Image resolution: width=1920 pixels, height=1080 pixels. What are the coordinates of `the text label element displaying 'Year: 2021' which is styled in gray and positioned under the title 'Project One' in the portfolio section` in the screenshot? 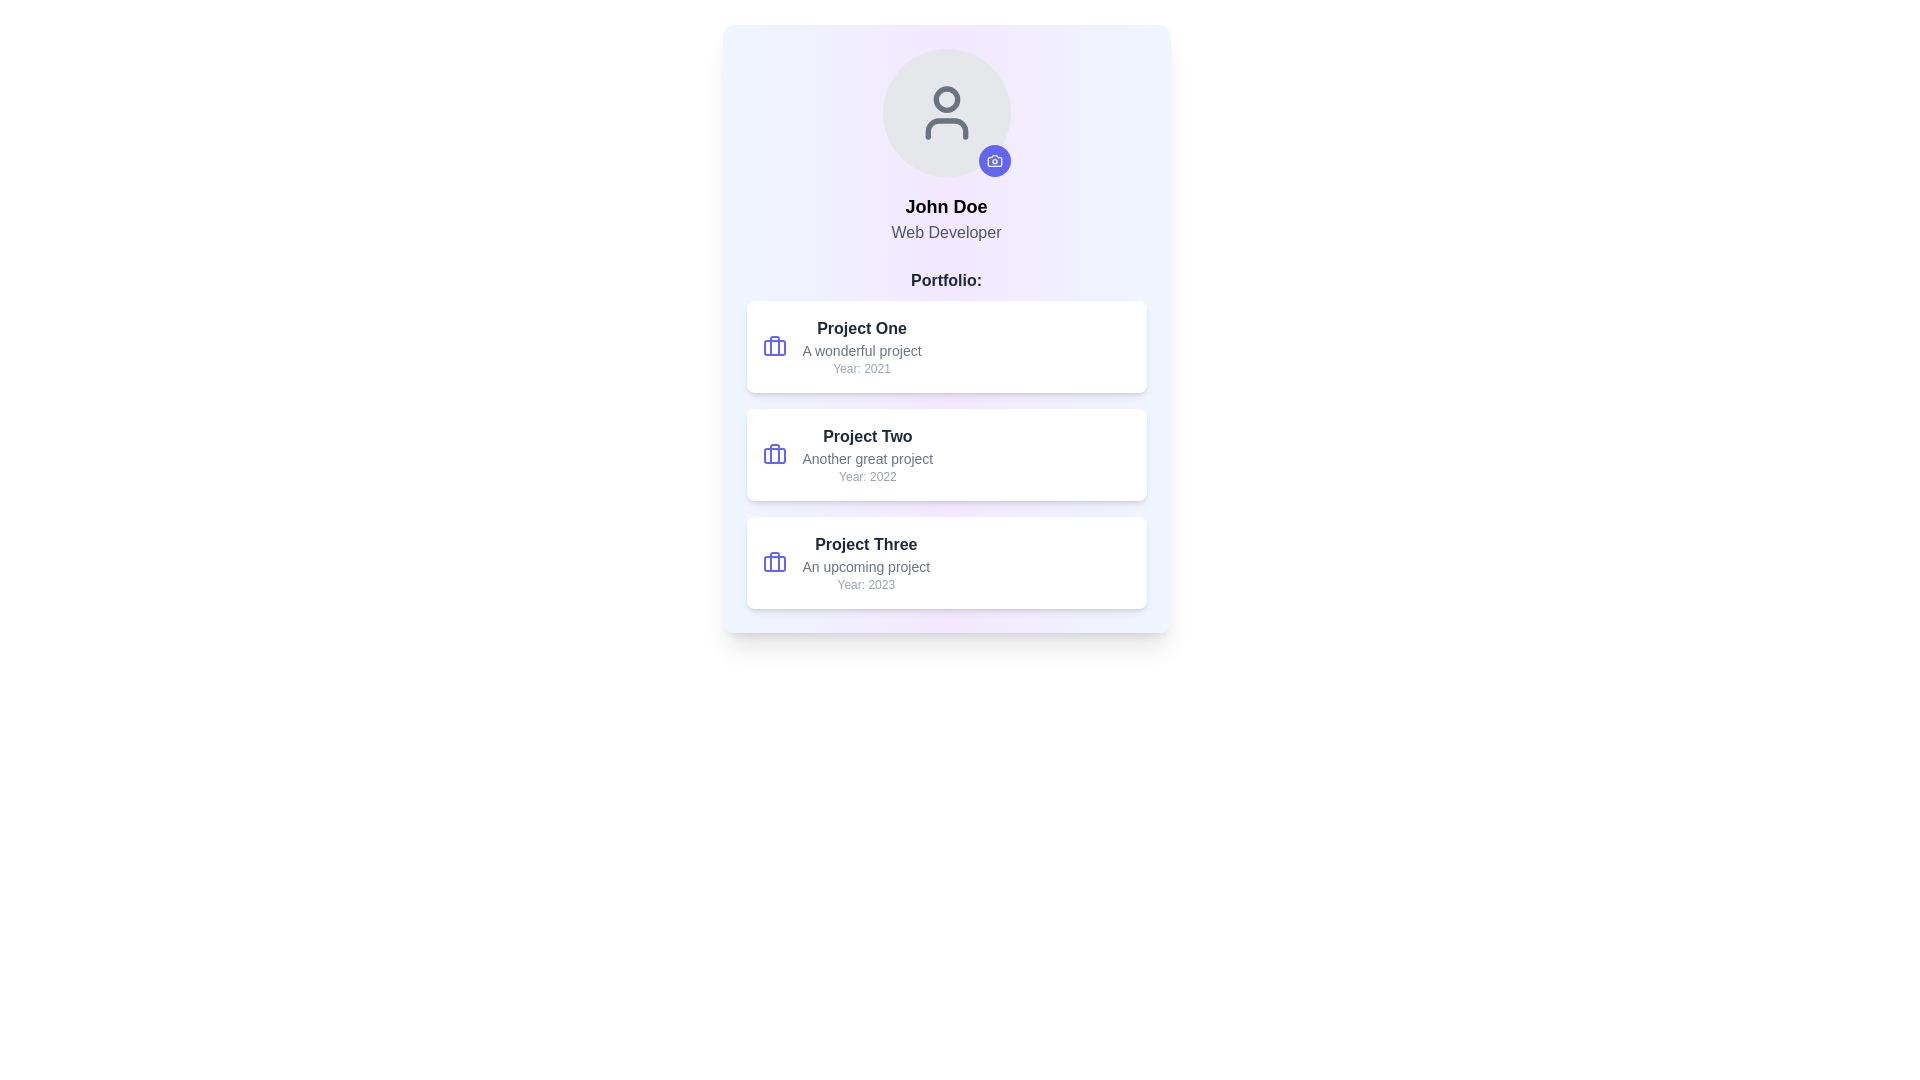 It's located at (862, 369).